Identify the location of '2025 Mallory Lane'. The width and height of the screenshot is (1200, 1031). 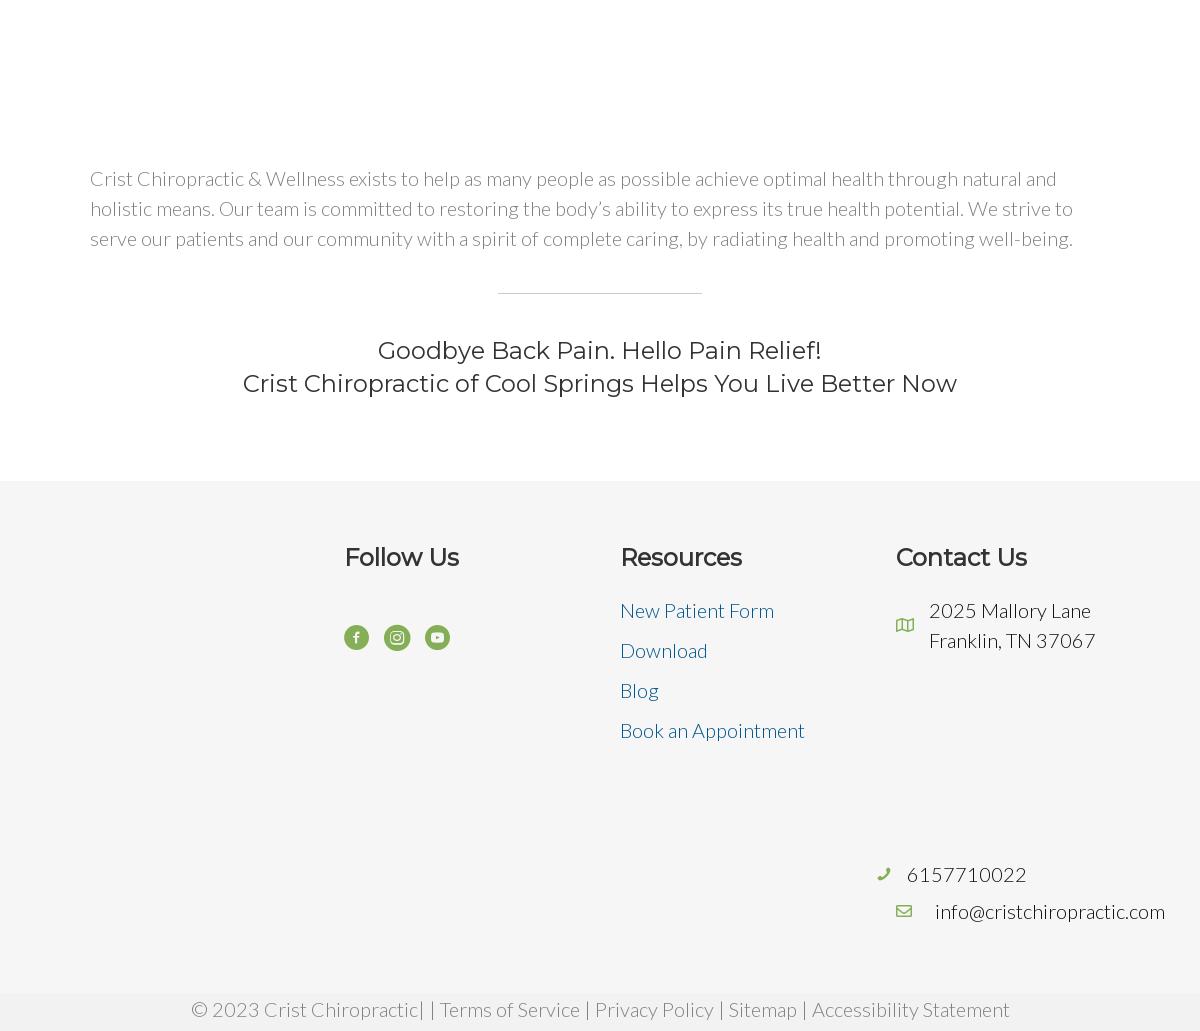
(929, 608).